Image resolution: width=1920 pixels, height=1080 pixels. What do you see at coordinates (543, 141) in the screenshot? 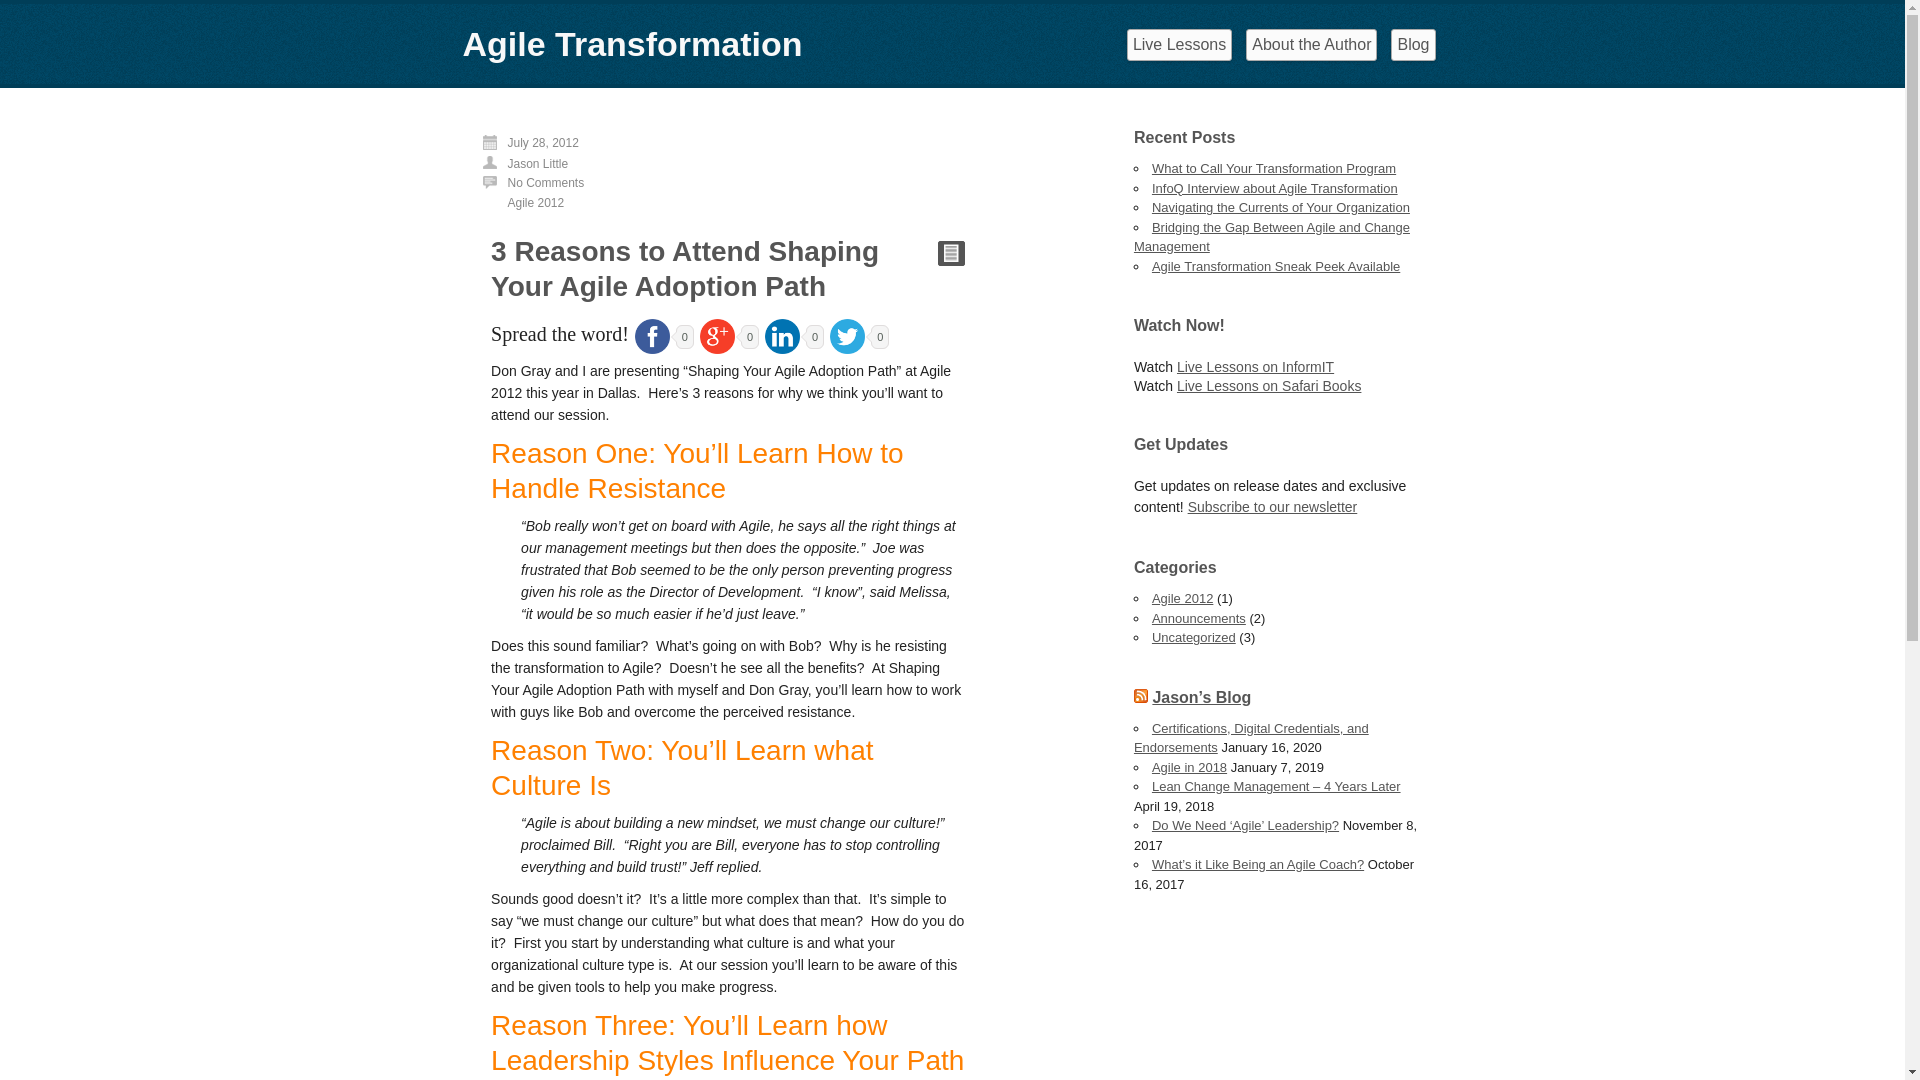
I see `'July 28, 2012'` at bounding box center [543, 141].